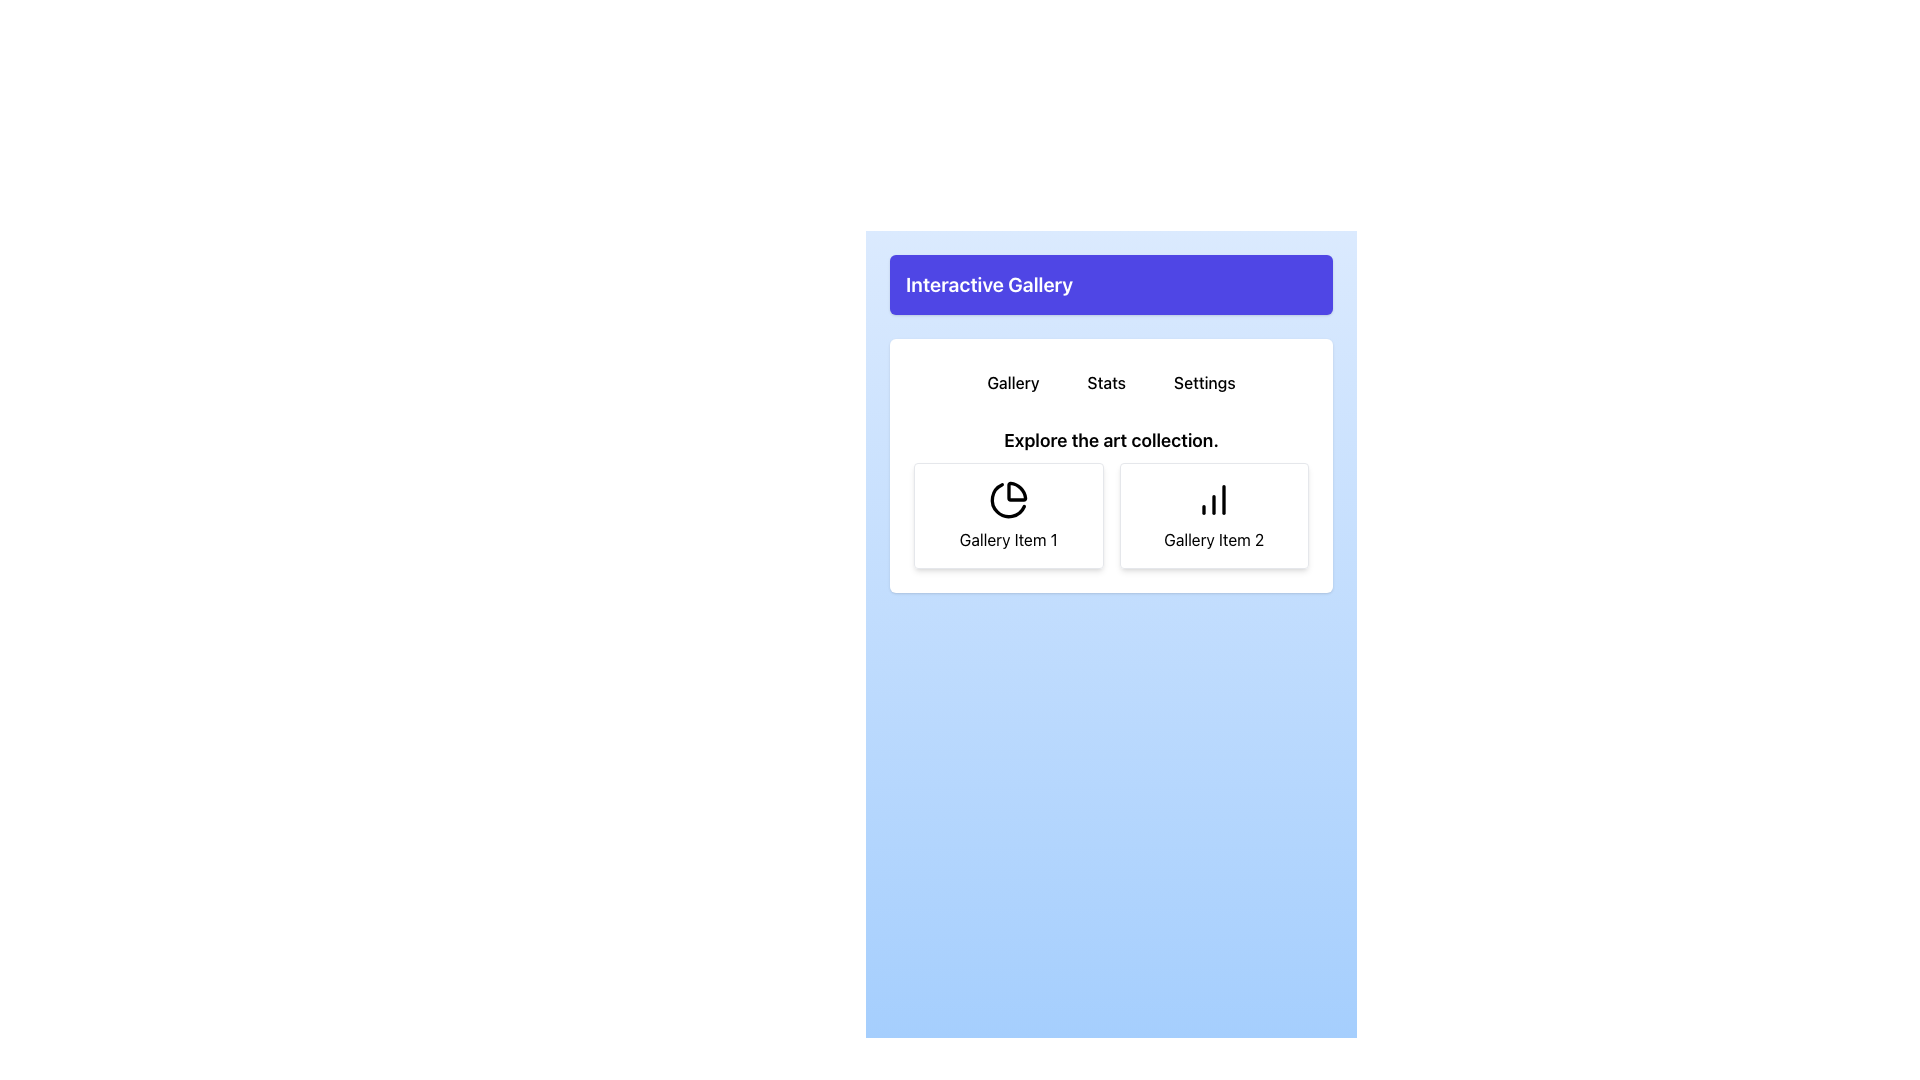 This screenshot has height=1080, width=1920. What do you see at coordinates (989, 285) in the screenshot?
I see `the 'Interactive Gallery' text label, which is styled with a bold font and located within a purple header bar at the top of the interface` at bounding box center [989, 285].